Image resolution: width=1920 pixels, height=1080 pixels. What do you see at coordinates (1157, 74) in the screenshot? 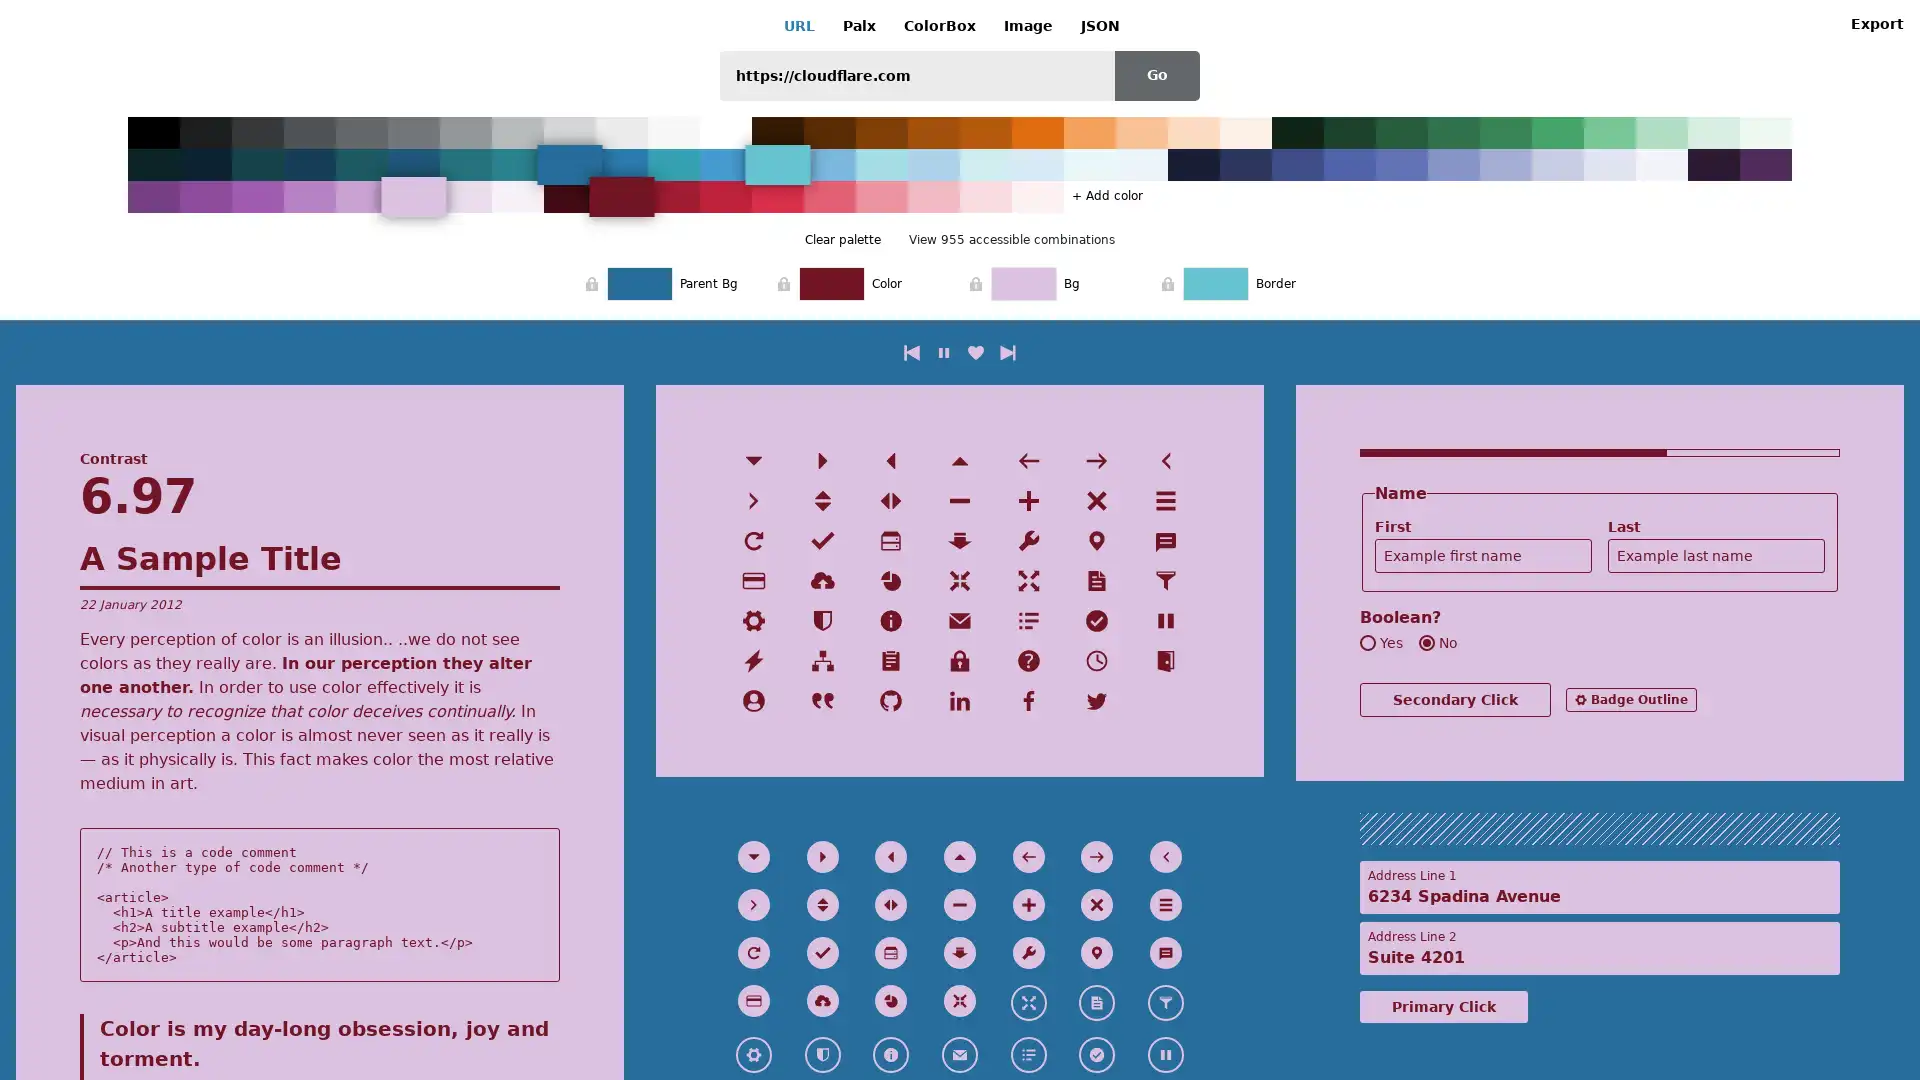
I see `Go` at bounding box center [1157, 74].